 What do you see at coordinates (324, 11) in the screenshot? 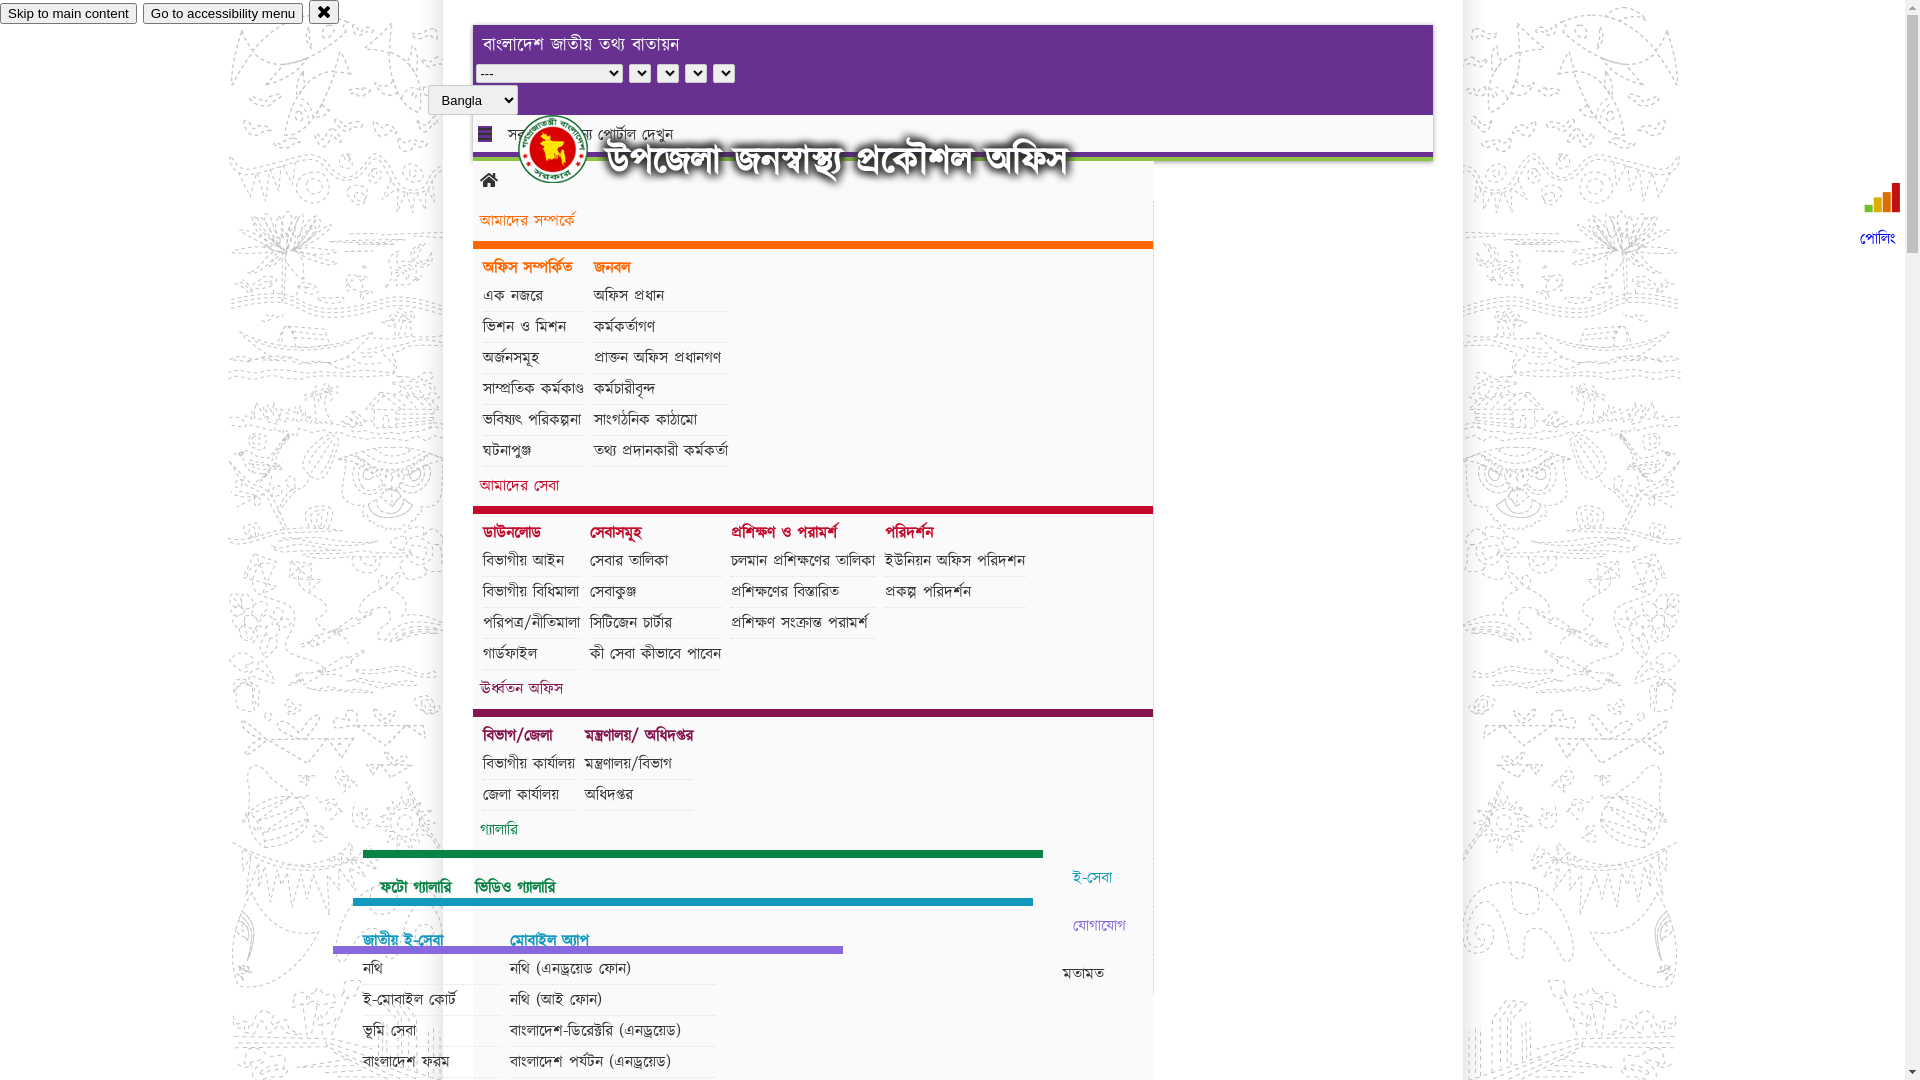
I see `'close'` at bounding box center [324, 11].